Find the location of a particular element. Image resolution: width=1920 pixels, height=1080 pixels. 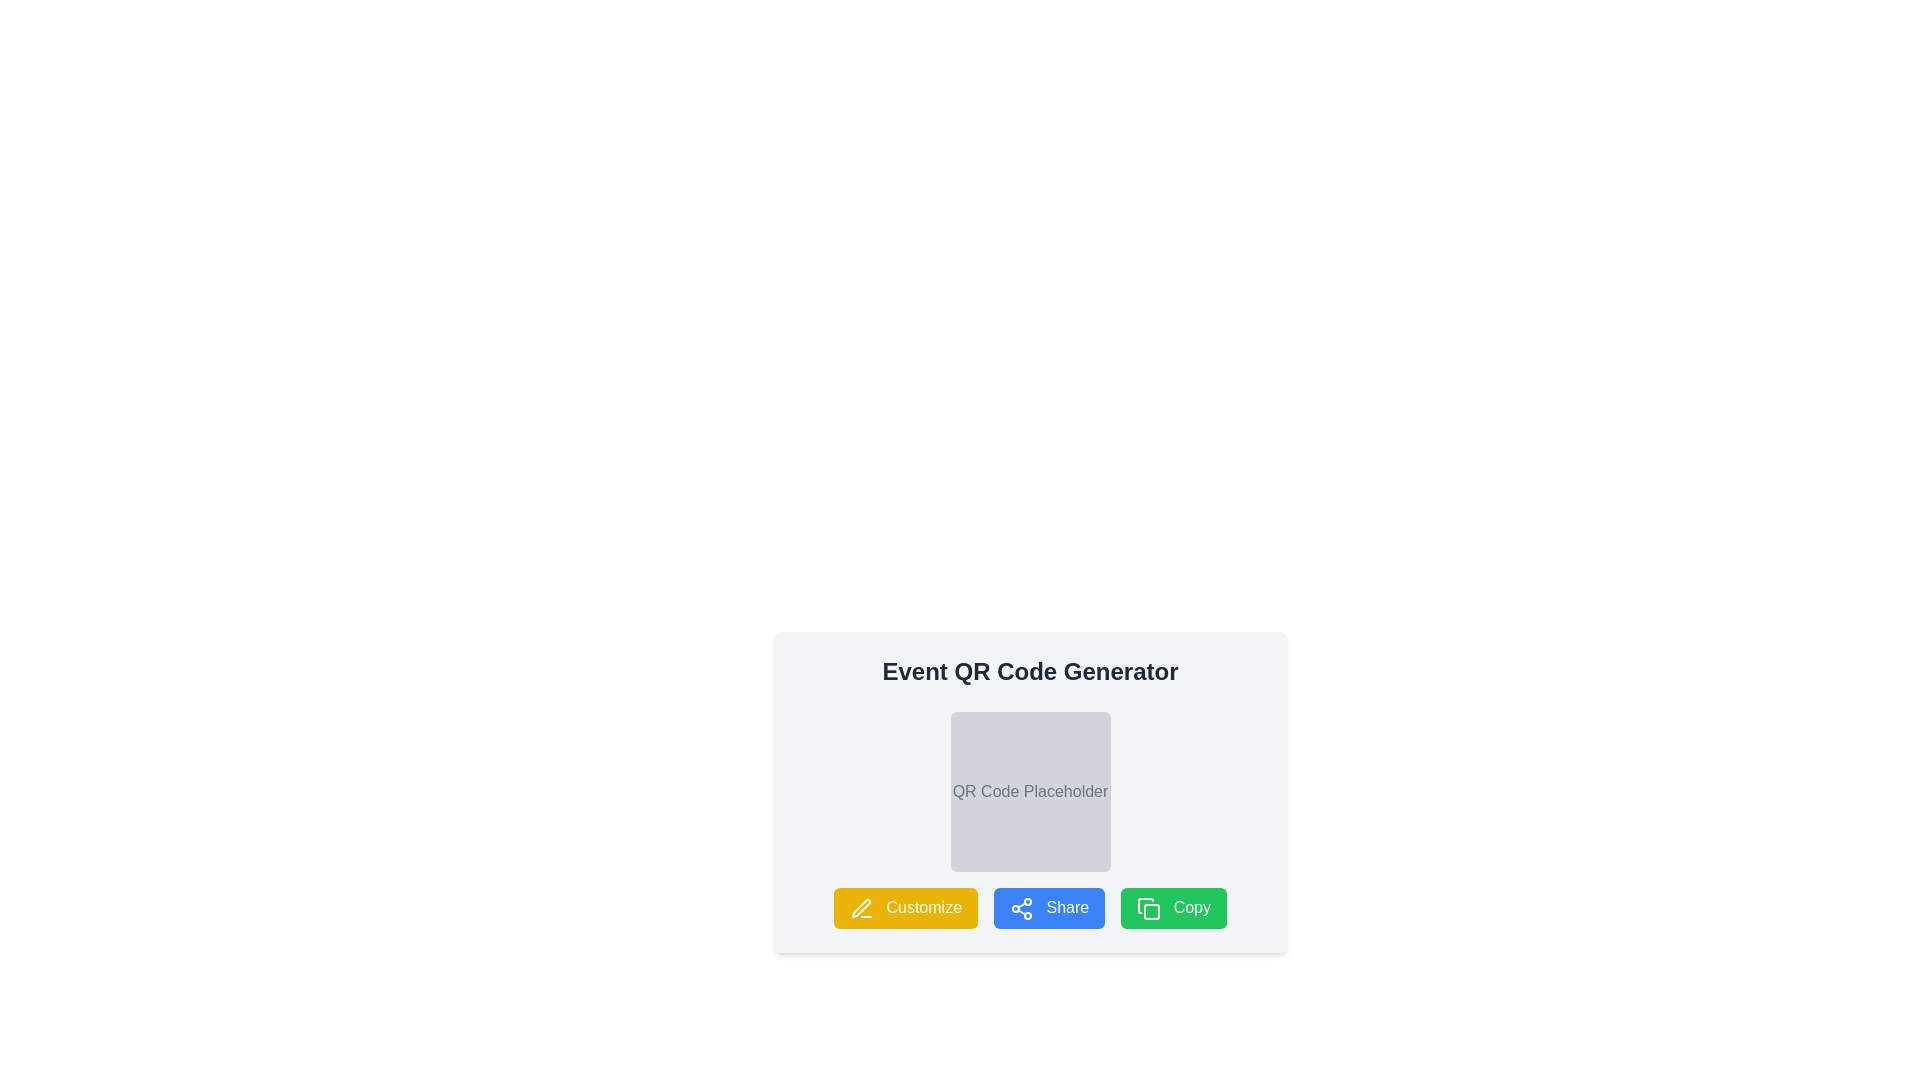

the middle share button located below the QR code placeholder is located at coordinates (1048, 908).